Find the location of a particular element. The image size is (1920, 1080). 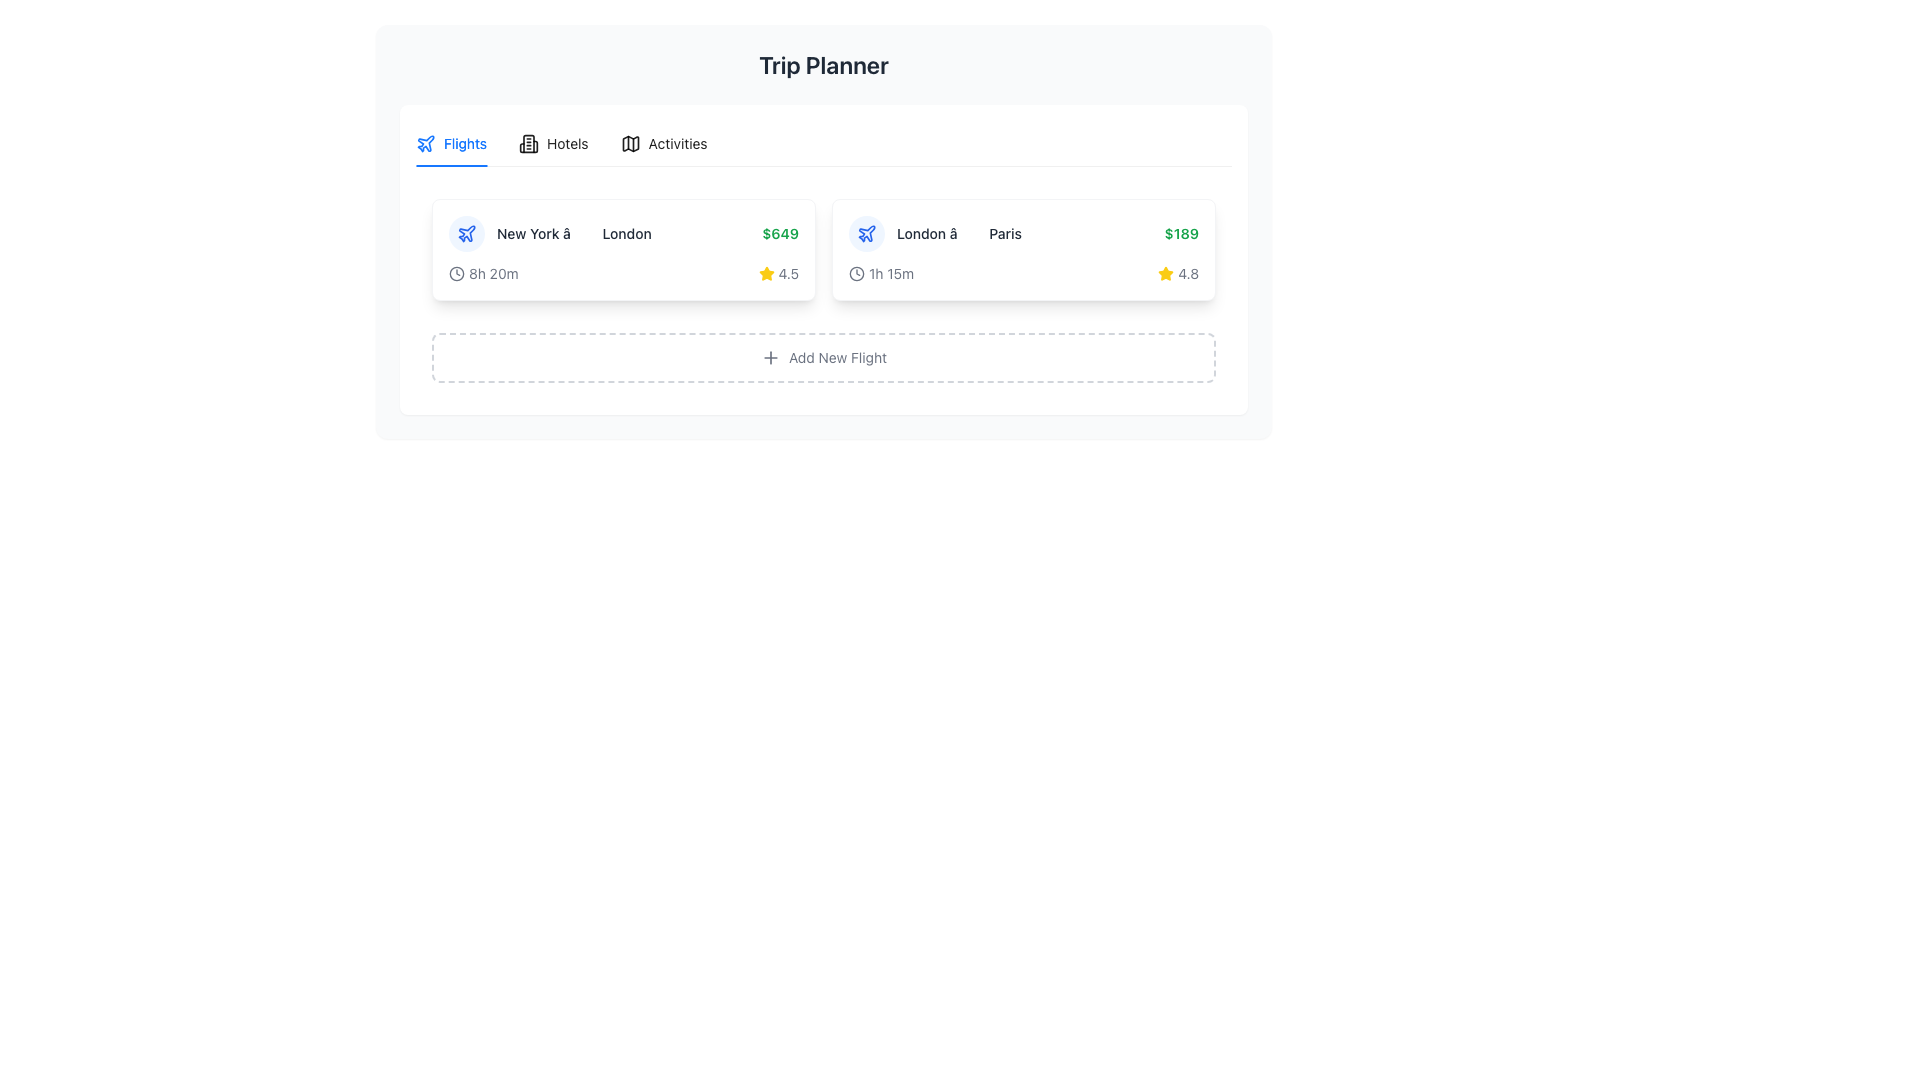

the travel route element displaying 'New York â†’ London' with an associated price of '$649' is located at coordinates (623, 233).